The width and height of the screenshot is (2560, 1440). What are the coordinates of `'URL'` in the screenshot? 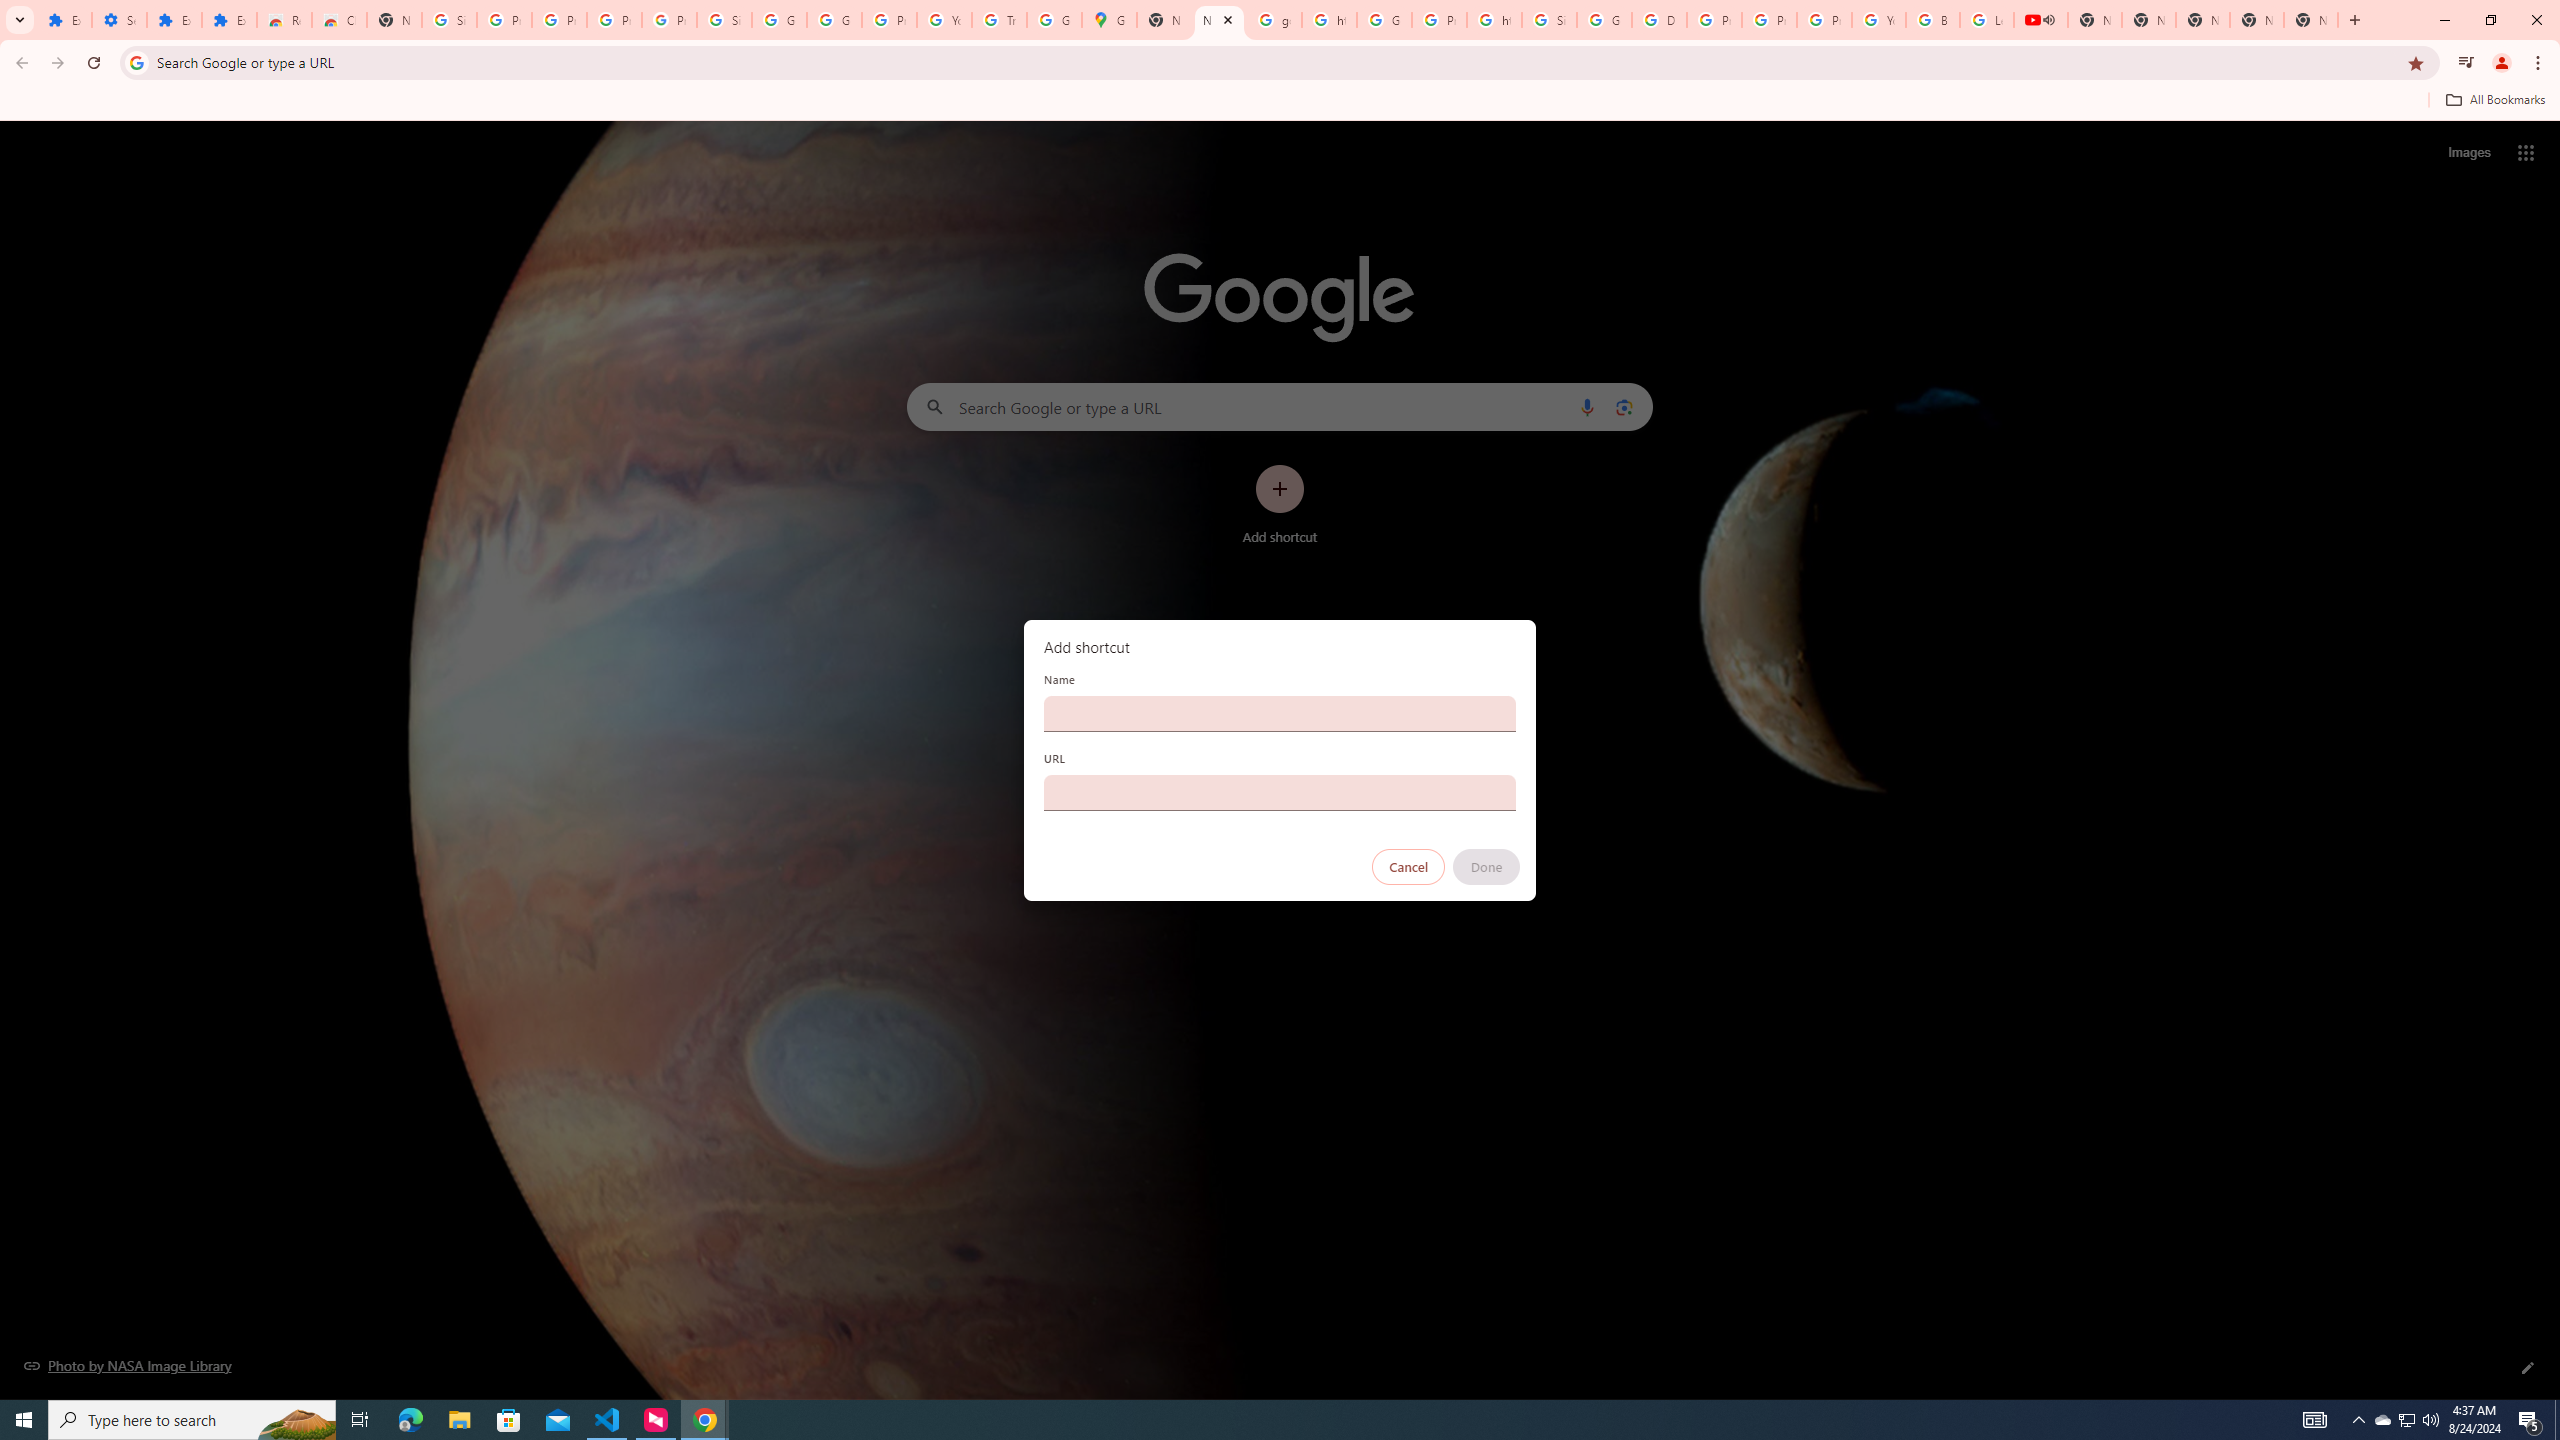 It's located at (1280, 792).